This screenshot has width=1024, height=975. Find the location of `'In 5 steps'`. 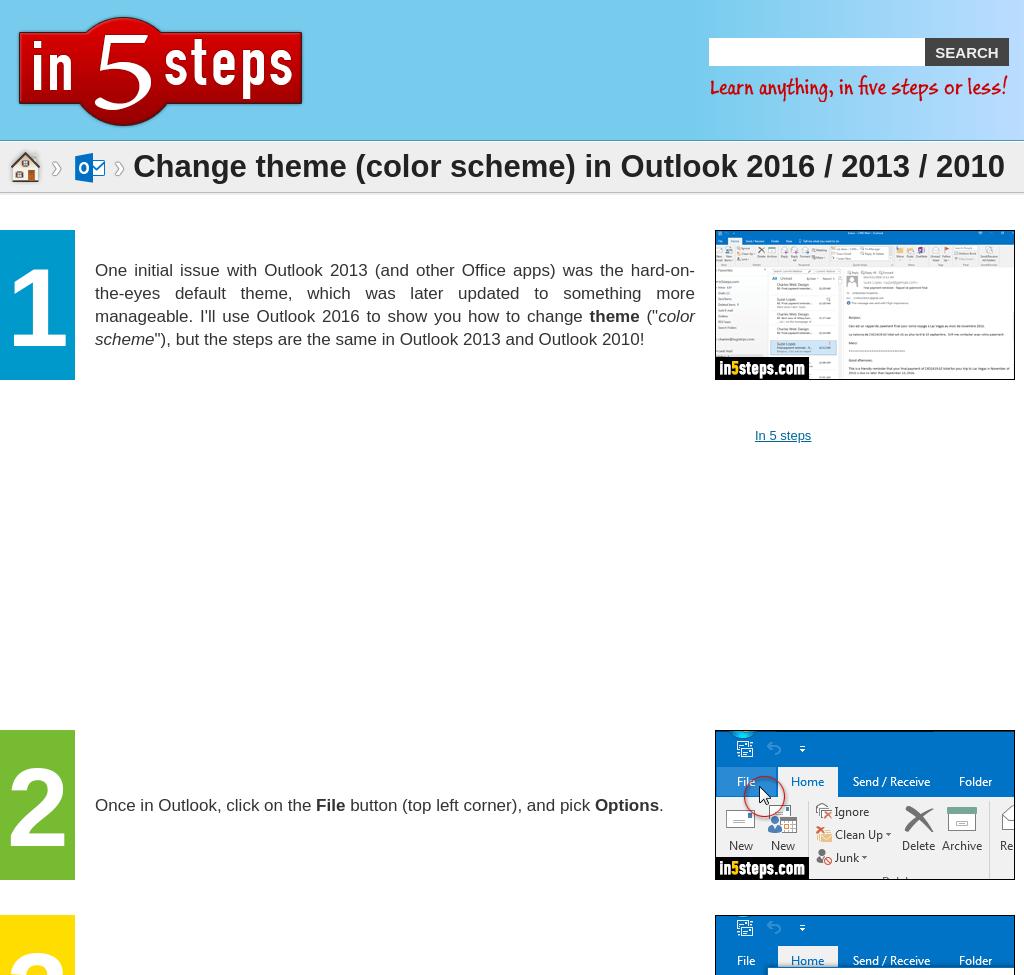

'In 5 steps' is located at coordinates (782, 435).